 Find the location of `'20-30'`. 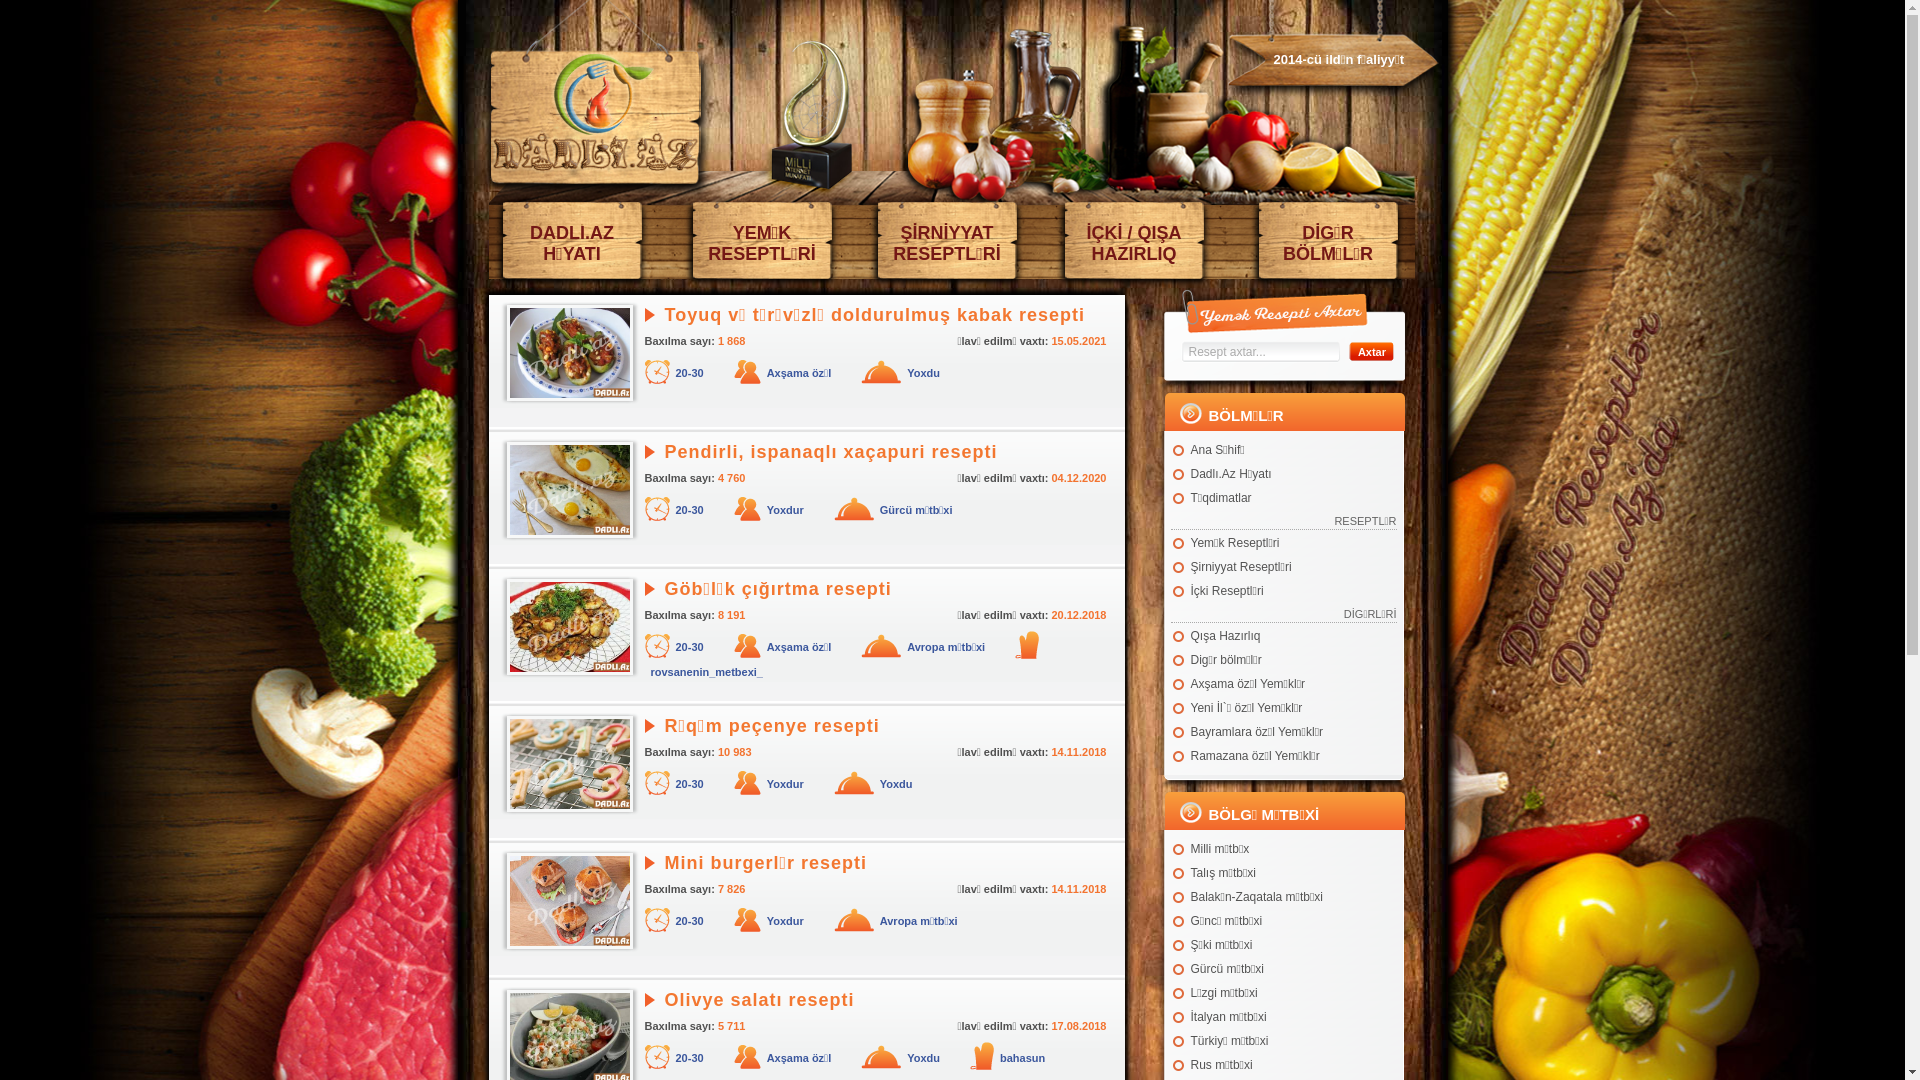

'20-30' is located at coordinates (690, 921).